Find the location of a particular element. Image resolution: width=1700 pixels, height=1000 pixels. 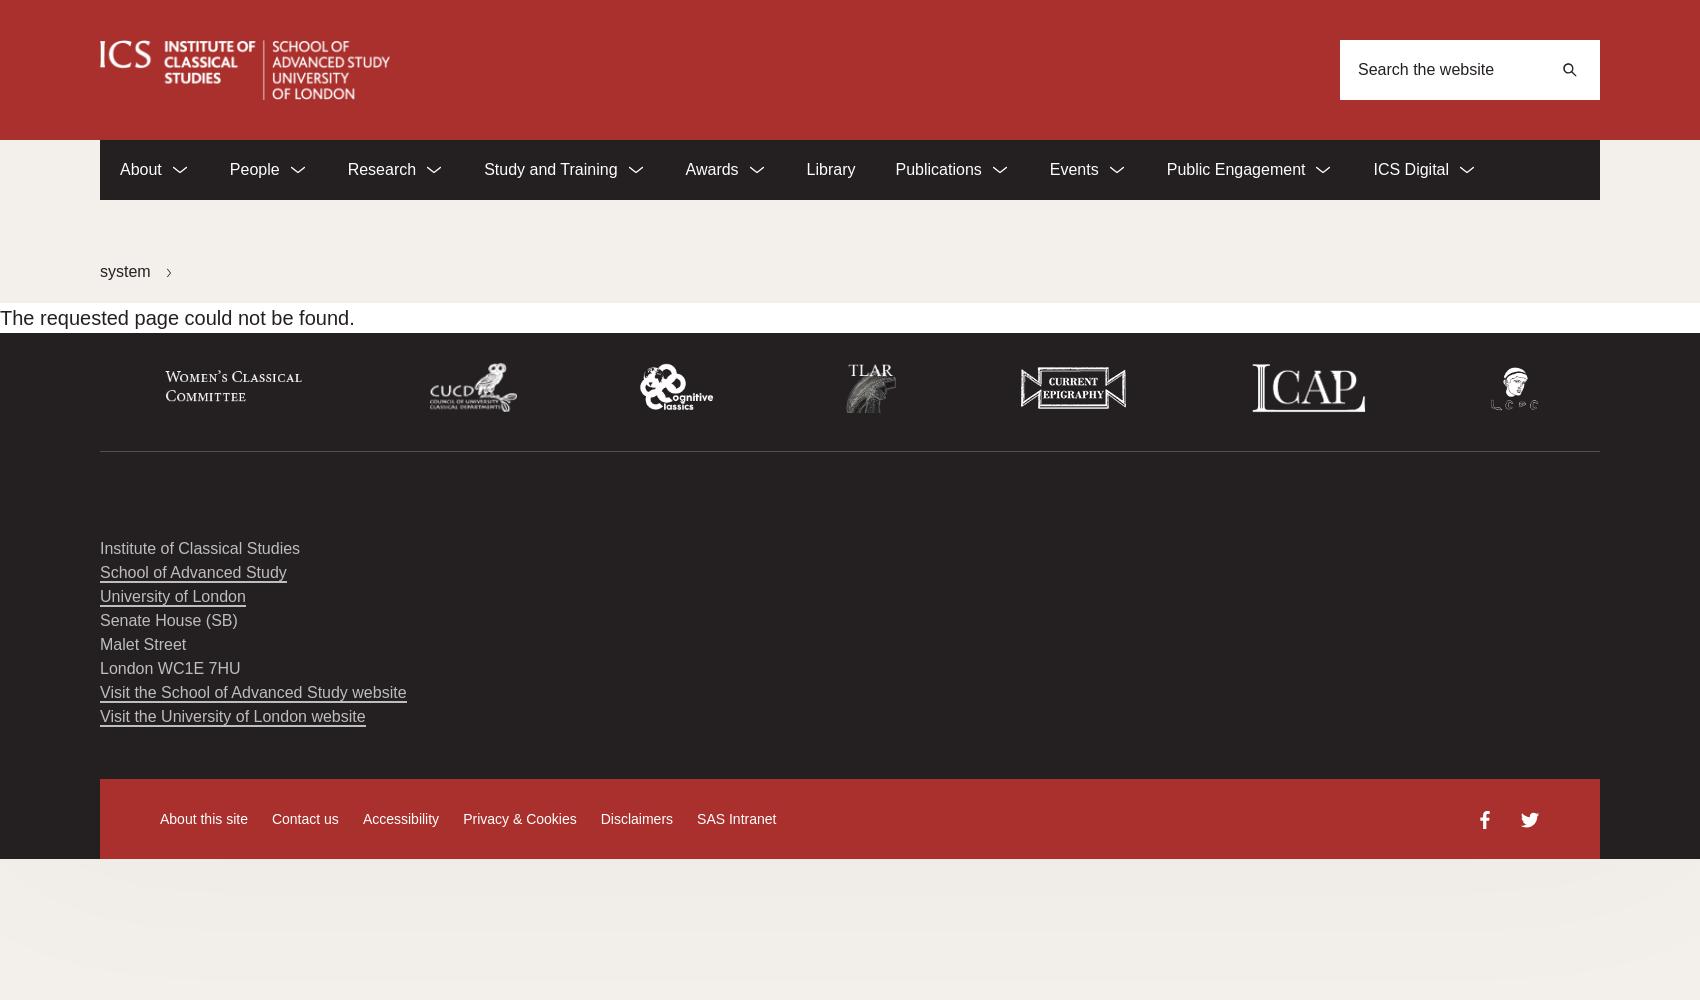

'Public Engagement' is located at coordinates (1234, 169).